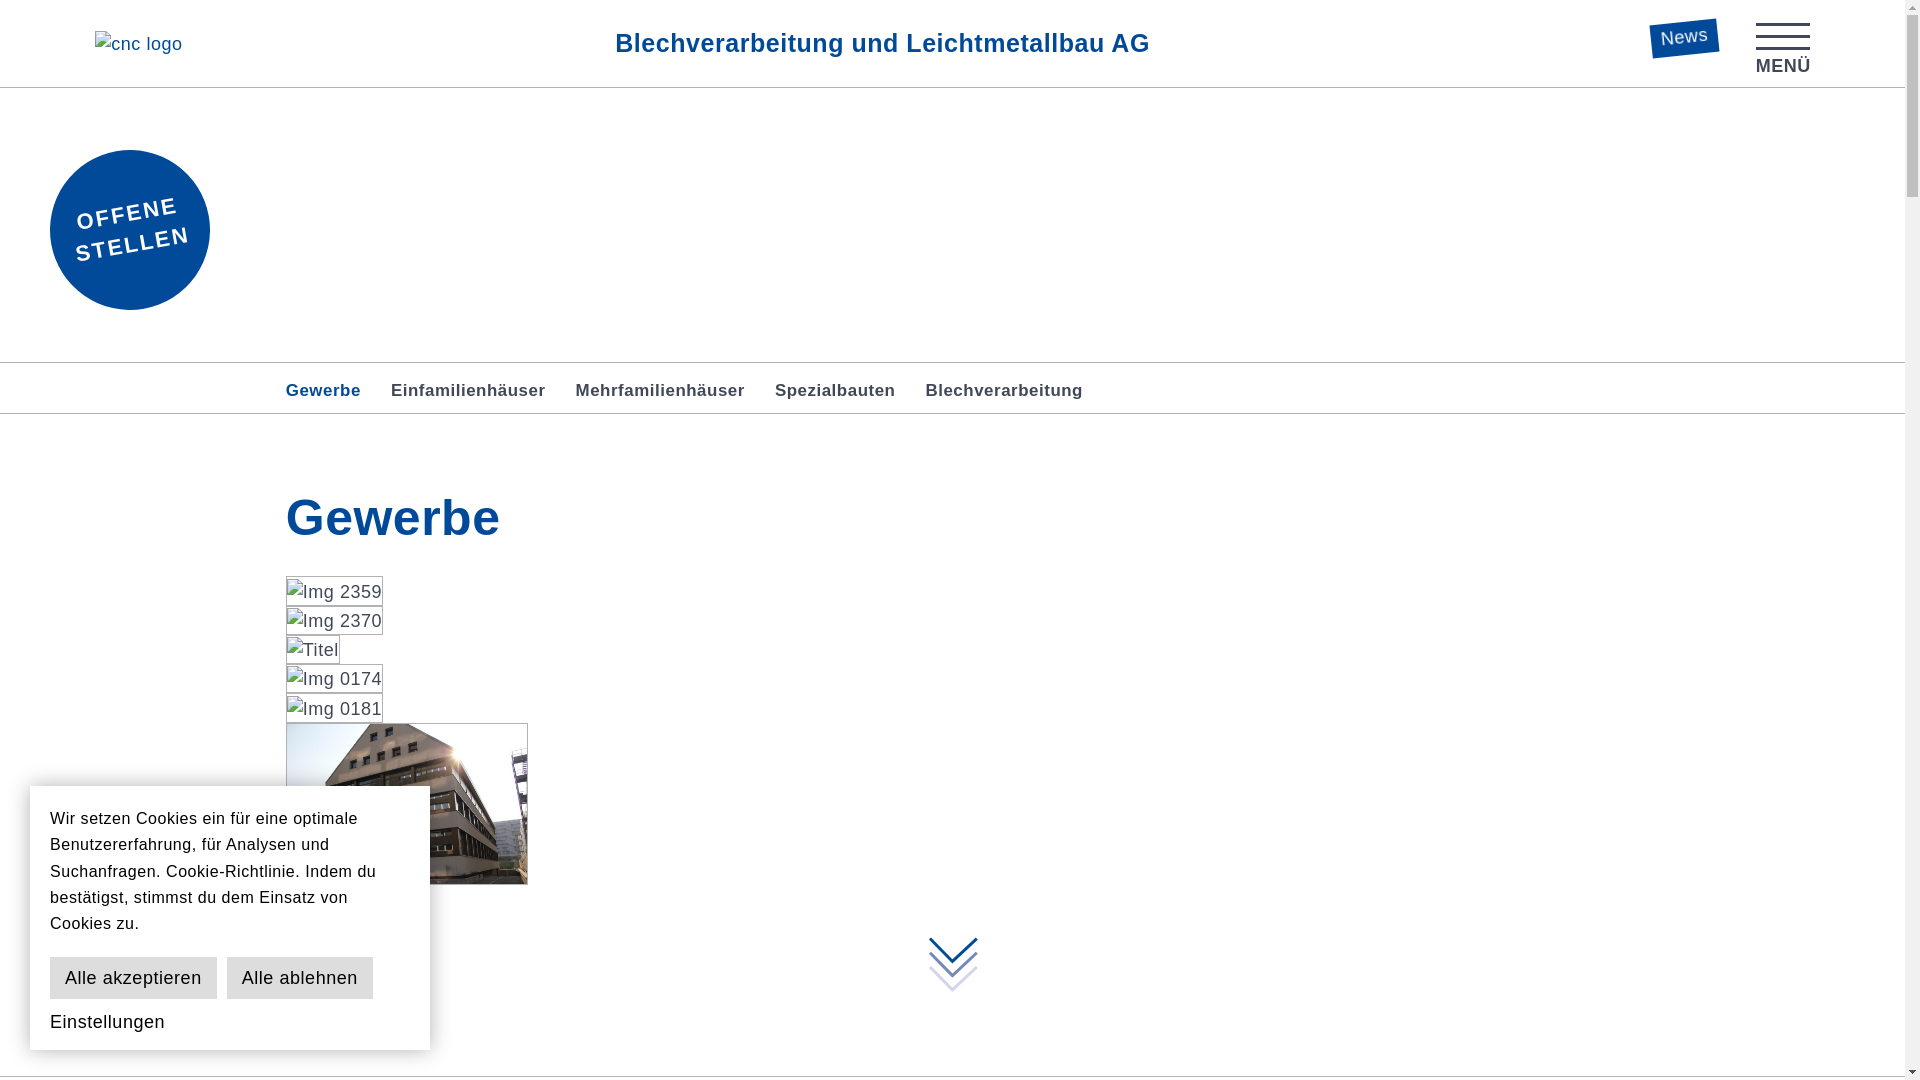  I want to click on 'Spezialbauten', so click(773, 390).